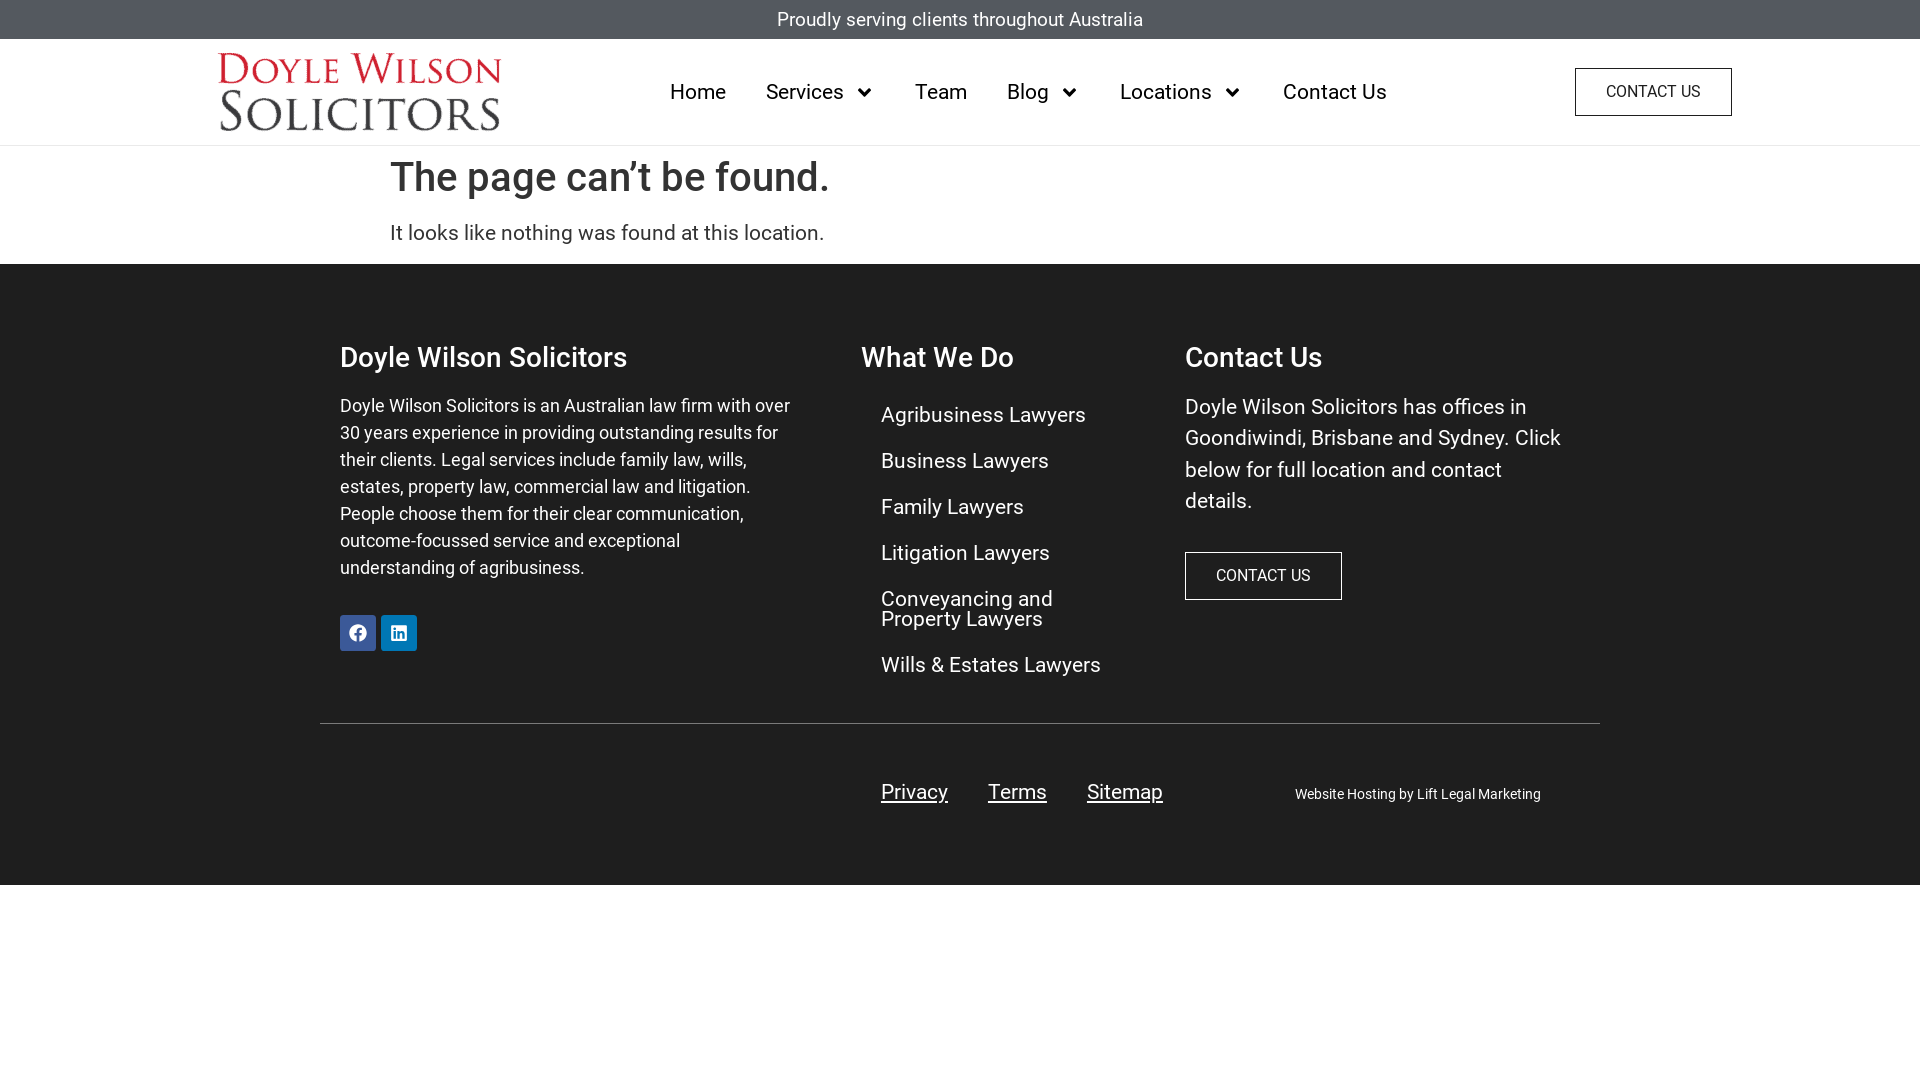 The width and height of the screenshot is (1920, 1080). I want to click on 'Team', so click(939, 91).